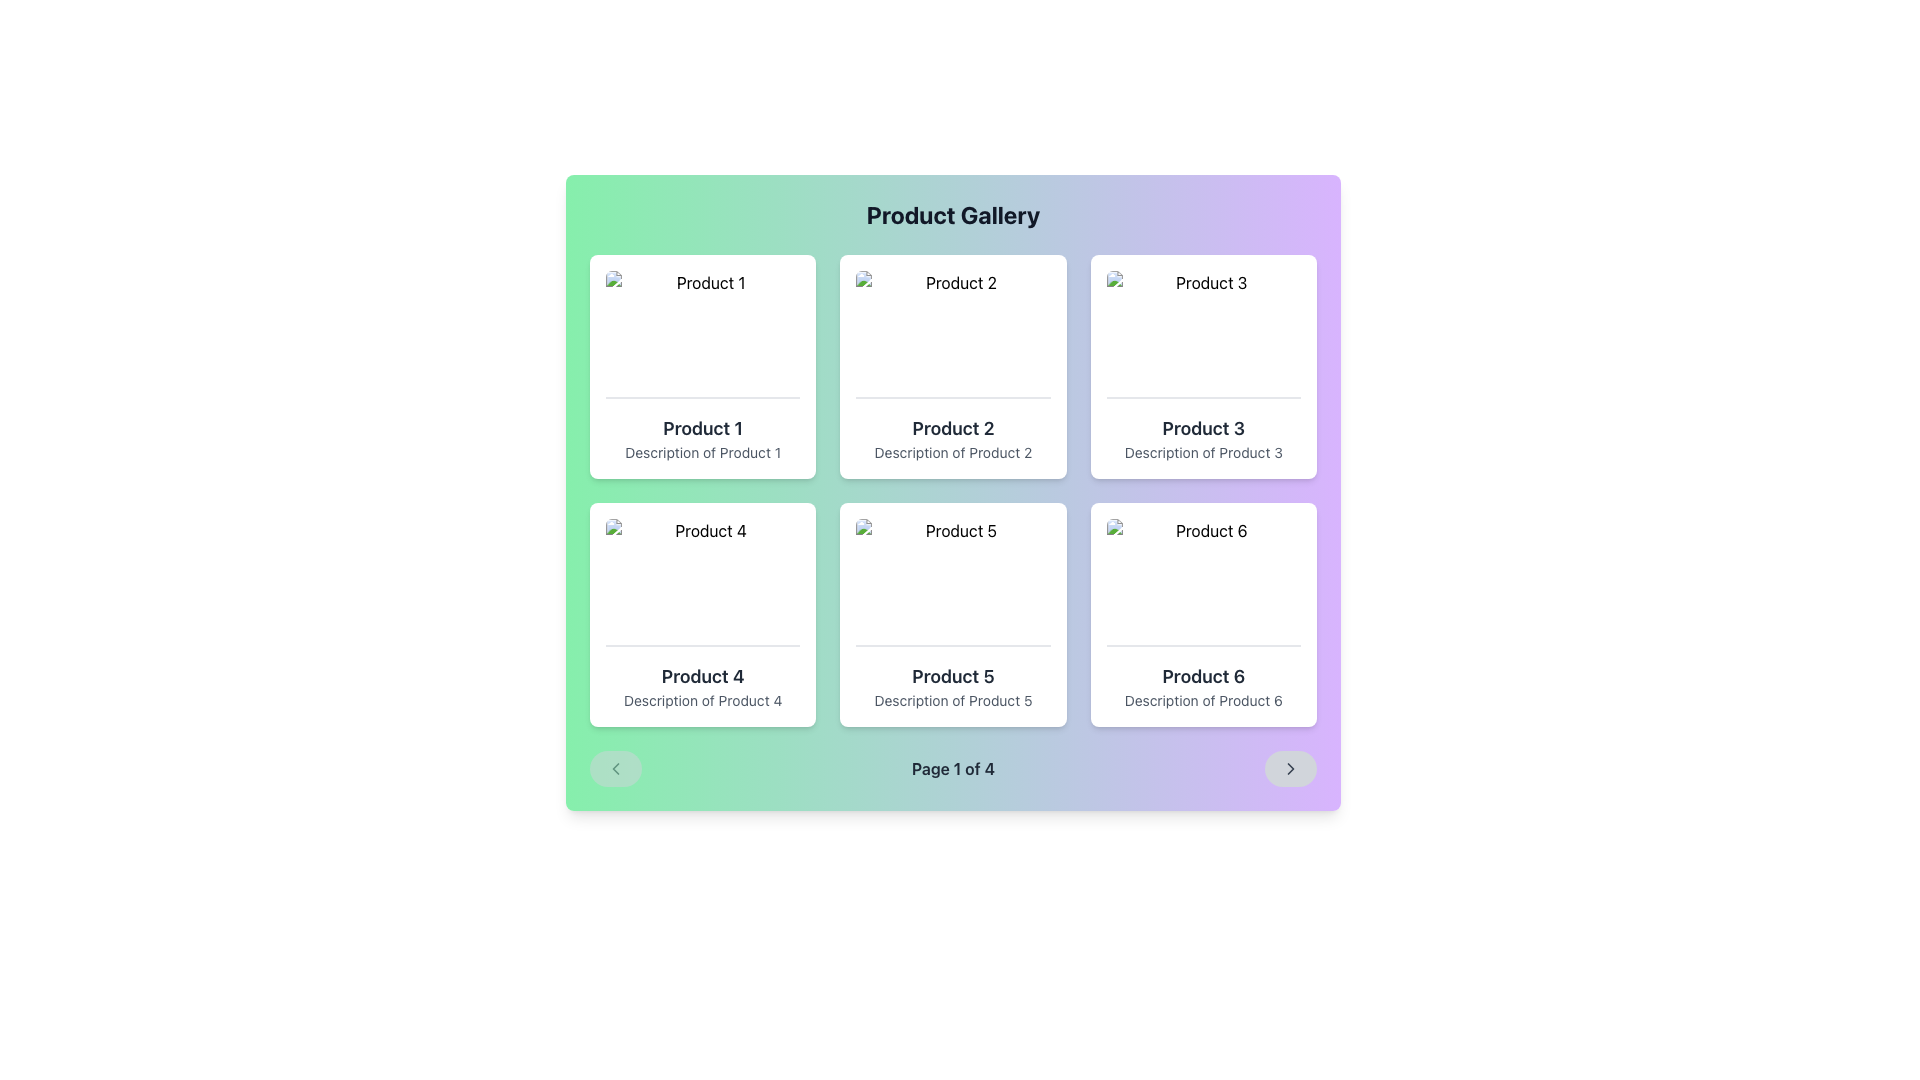 The height and width of the screenshot is (1080, 1920). I want to click on the right-pointing chevron icon button located at the bottom-right corner of the interface to trigger potential hover effects, so click(1291, 767).